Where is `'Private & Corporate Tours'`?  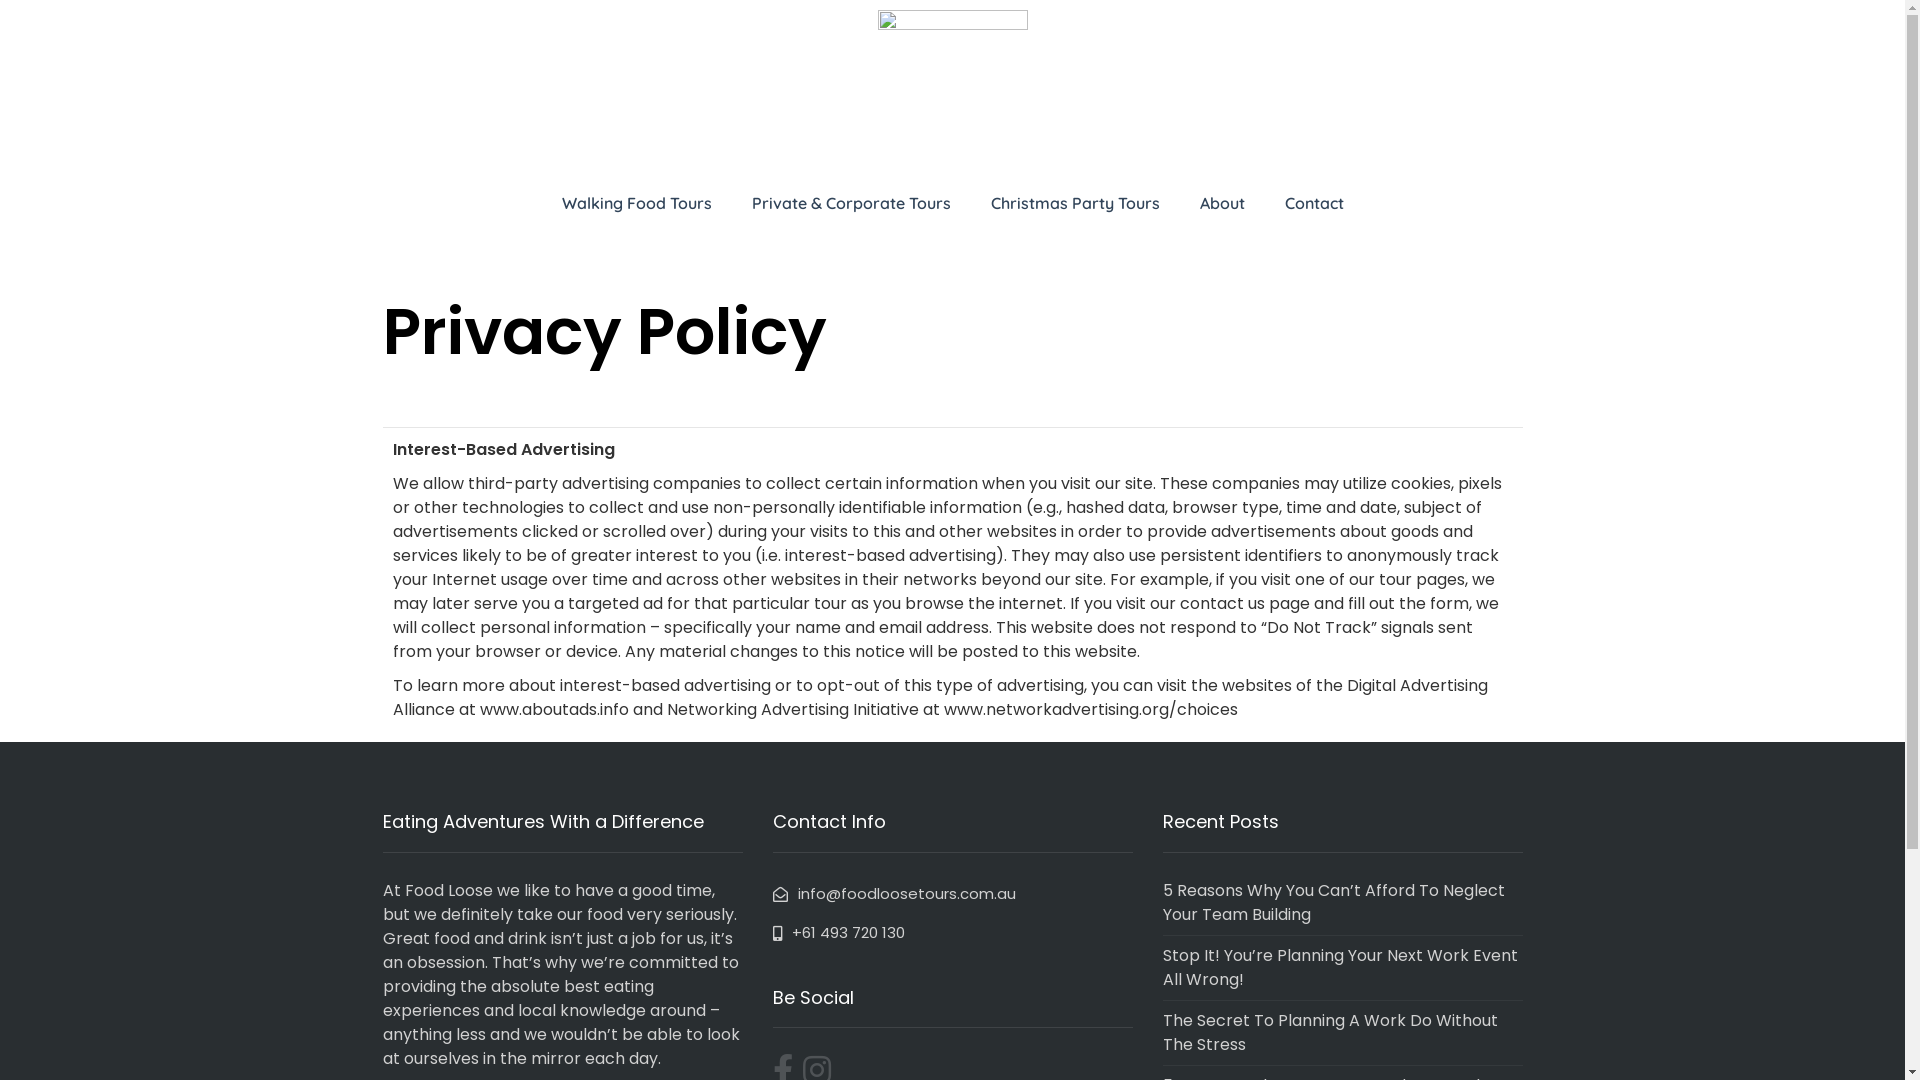 'Private & Corporate Tours' is located at coordinates (851, 203).